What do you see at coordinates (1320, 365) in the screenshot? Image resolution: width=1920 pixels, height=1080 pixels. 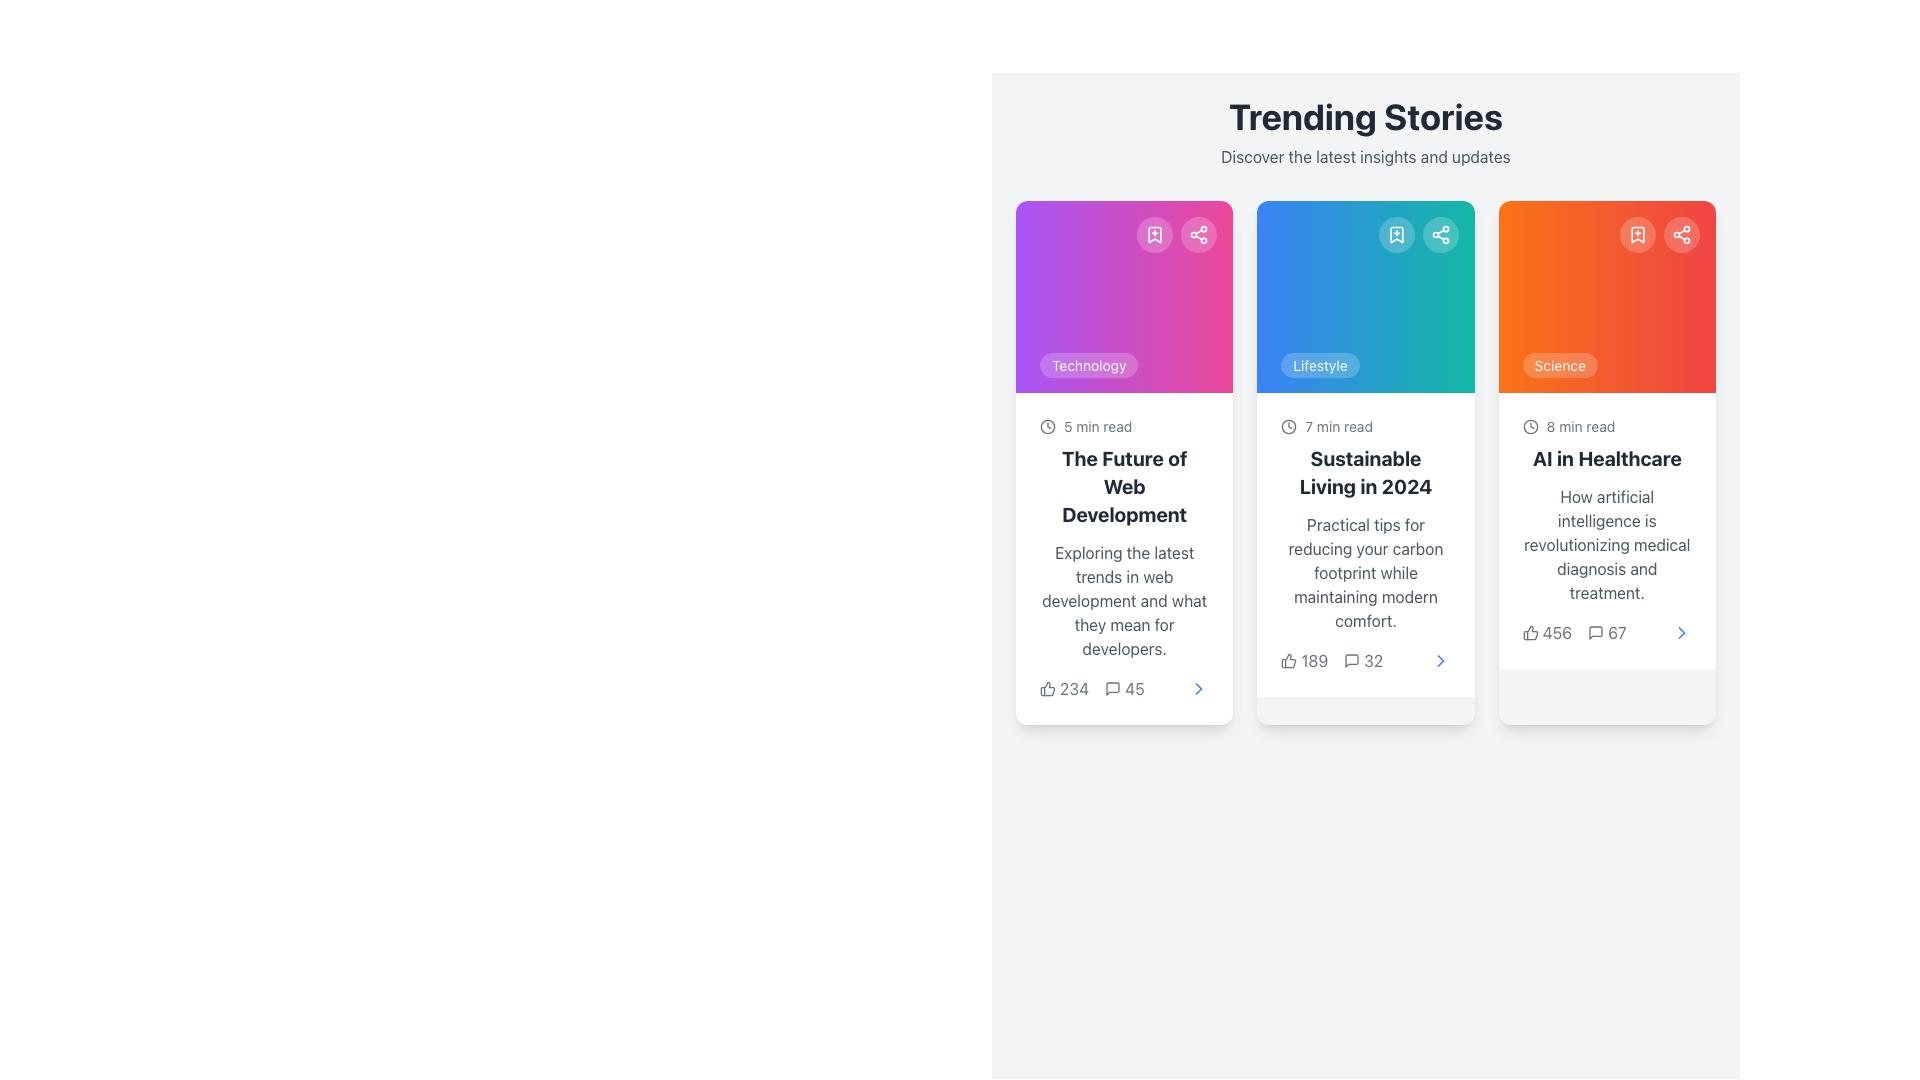 I see `the pill-shaped button labeled 'Lifestyle' which is displayed in white font on a semi-transparent white background within the second card from the left, featuring a green-to-blue gradient background` at bounding box center [1320, 365].